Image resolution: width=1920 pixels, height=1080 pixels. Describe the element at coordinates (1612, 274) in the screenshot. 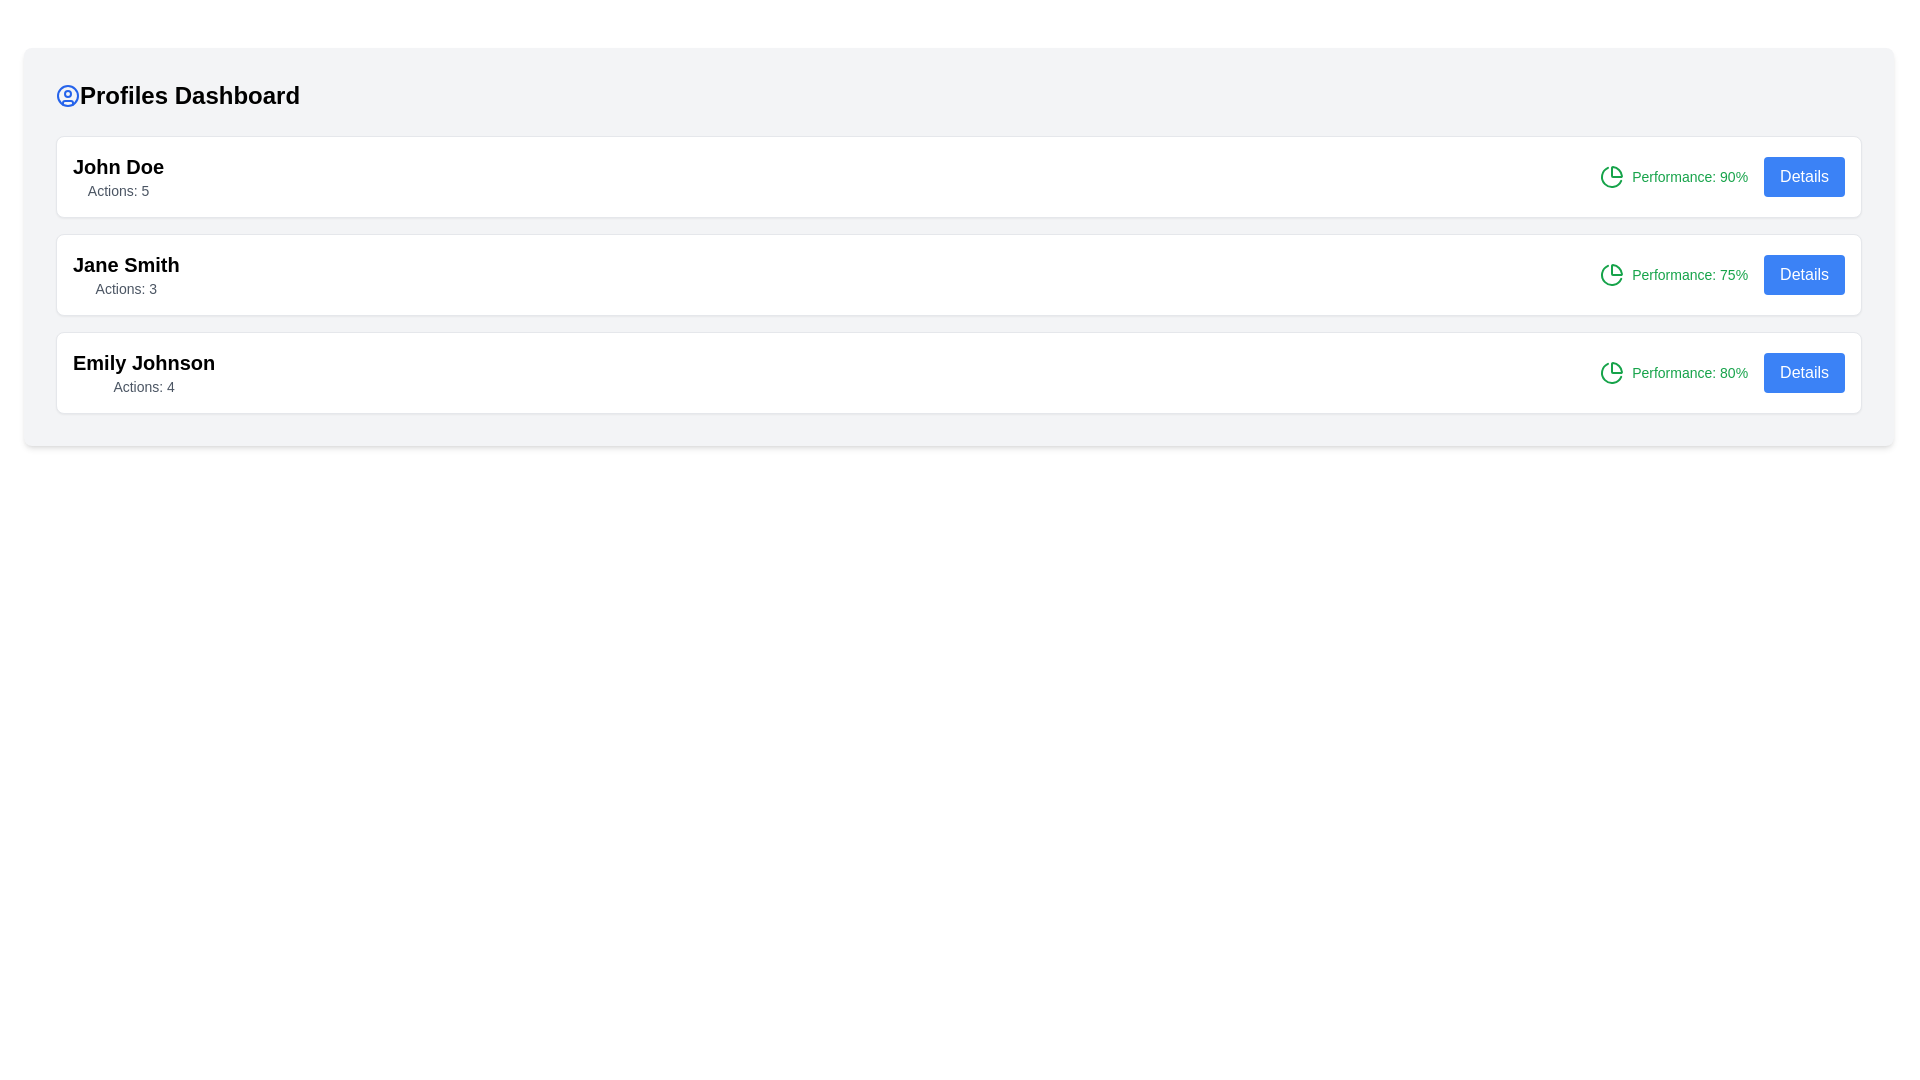

I see `the pie chart icon representing performance metrics for user 'Jane Smith', which visually corresponds to the percentage '75%' displayed next to it` at that location.